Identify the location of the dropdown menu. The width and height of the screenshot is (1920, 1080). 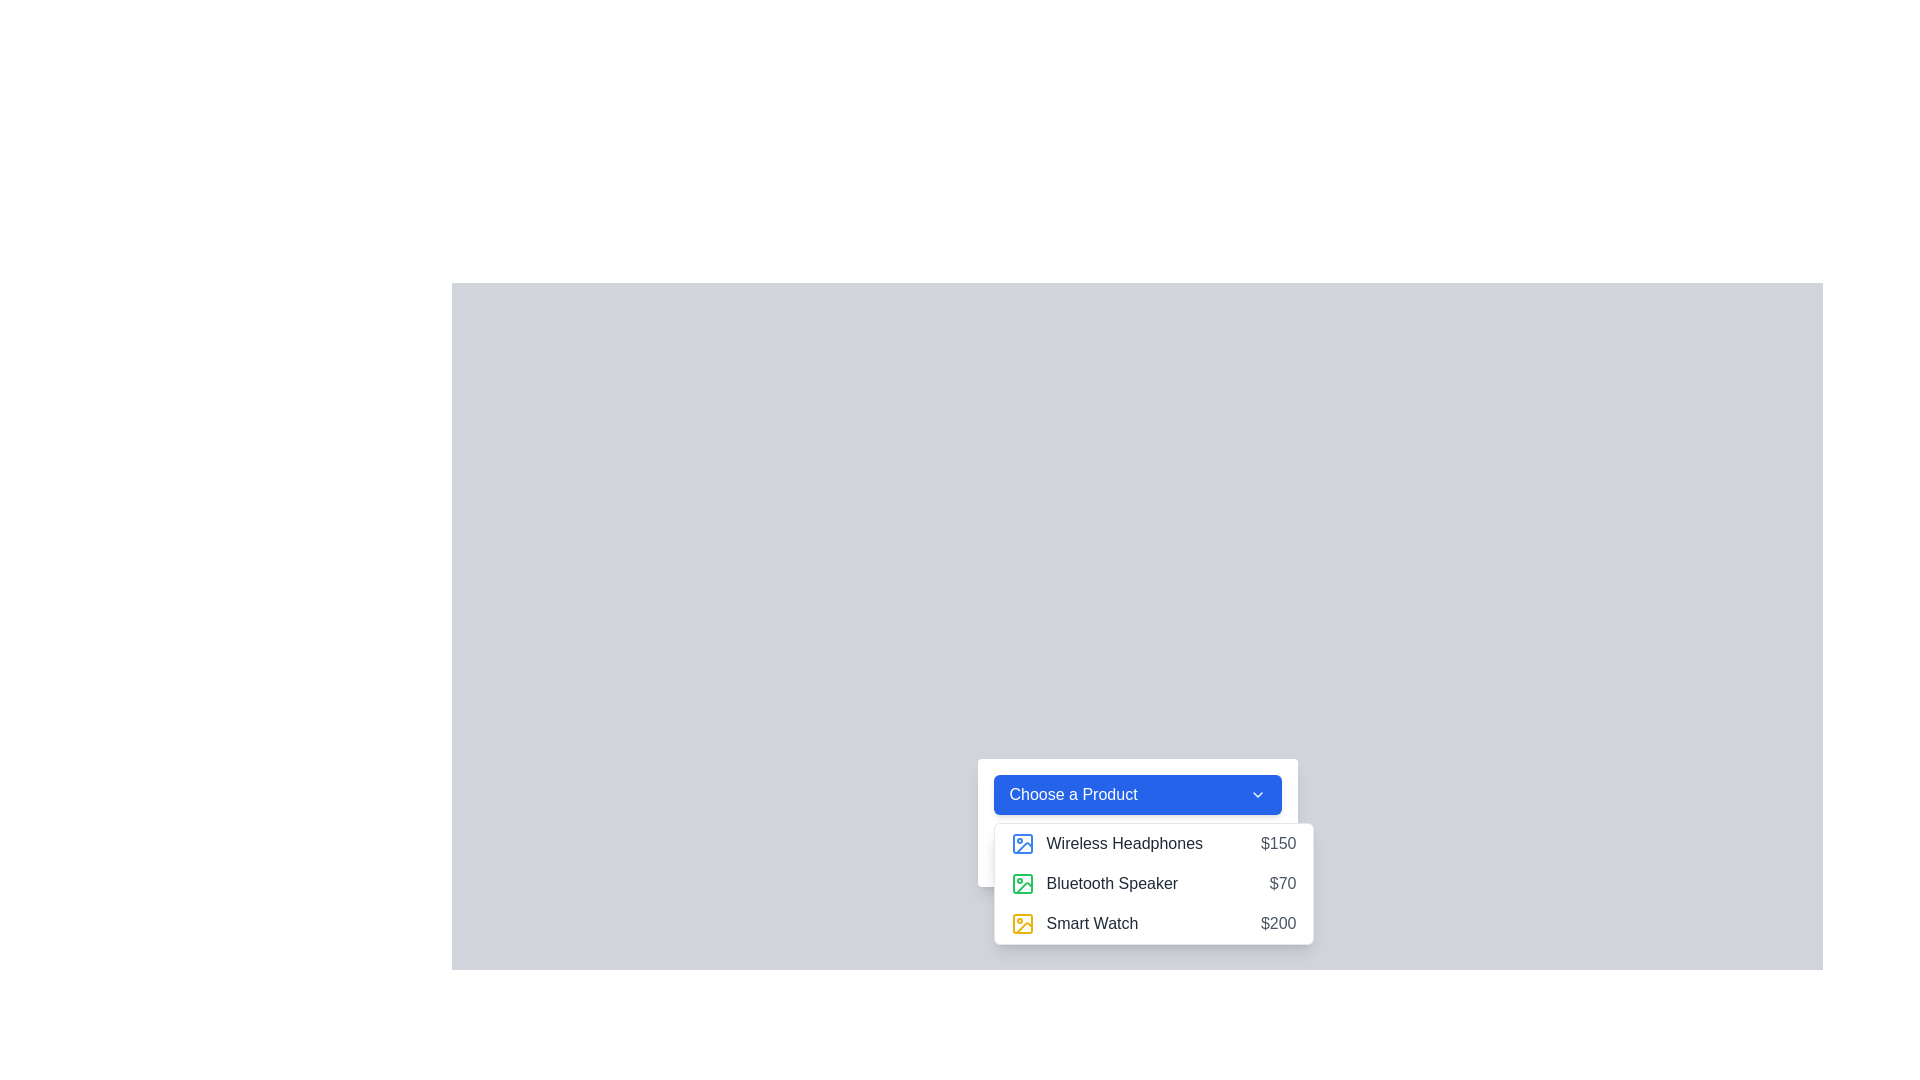
(1153, 882).